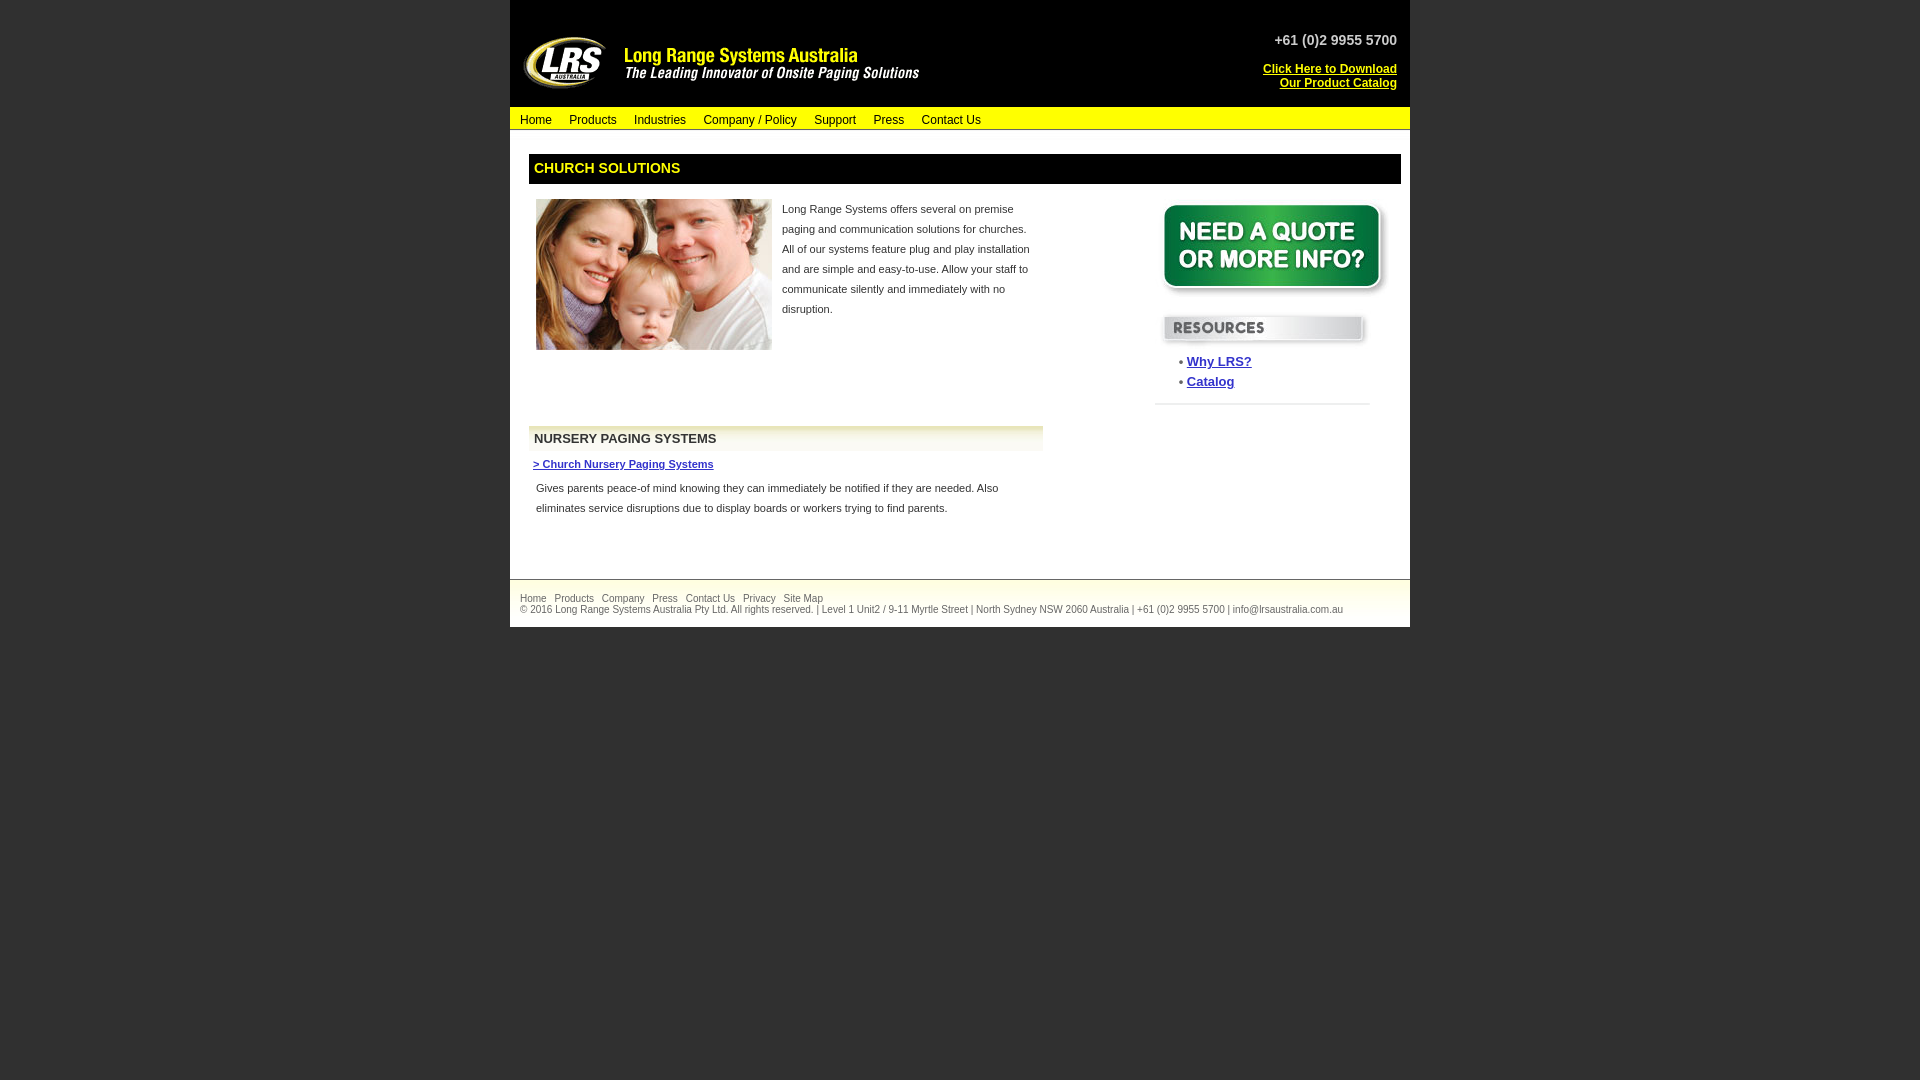  Describe the element at coordinates (553, 596) in the screenshot. I see `'Products'` at that location.